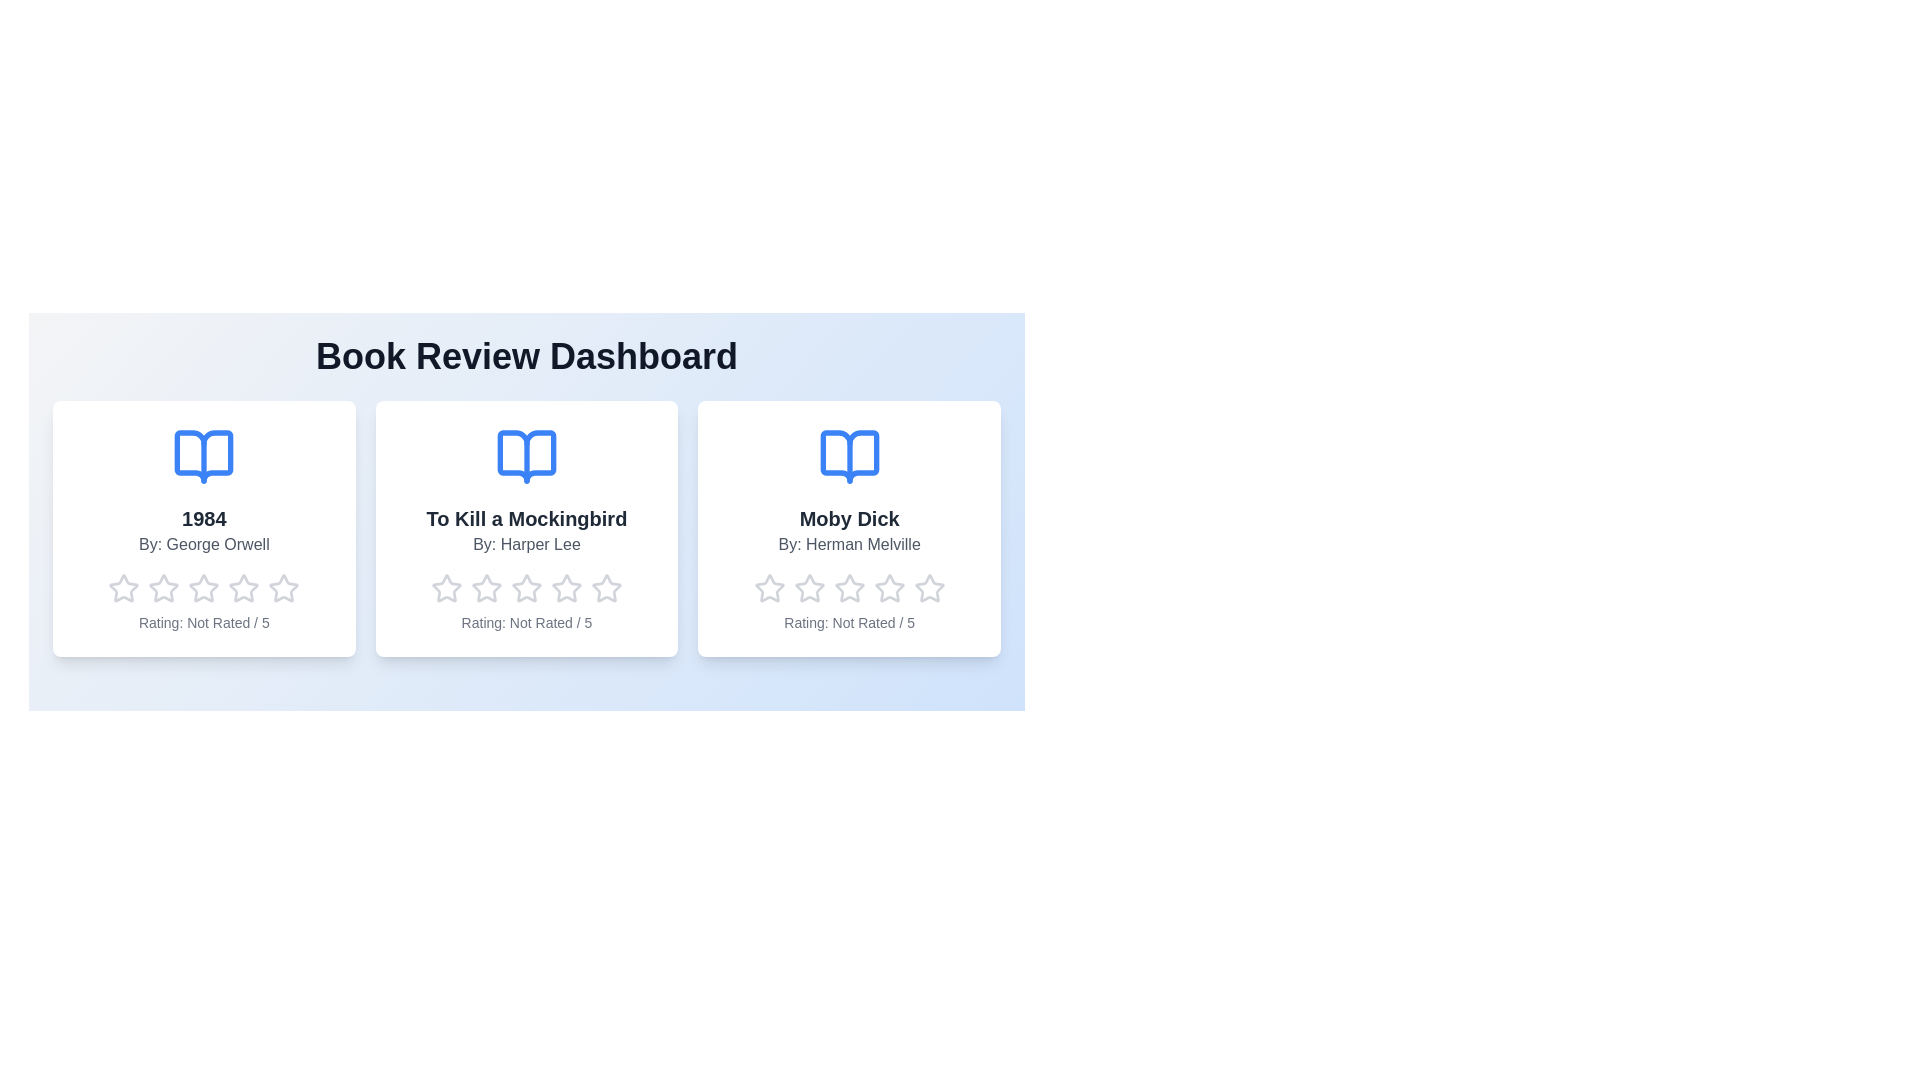  I want to click on the book icon for 1984, so click(204, 456).